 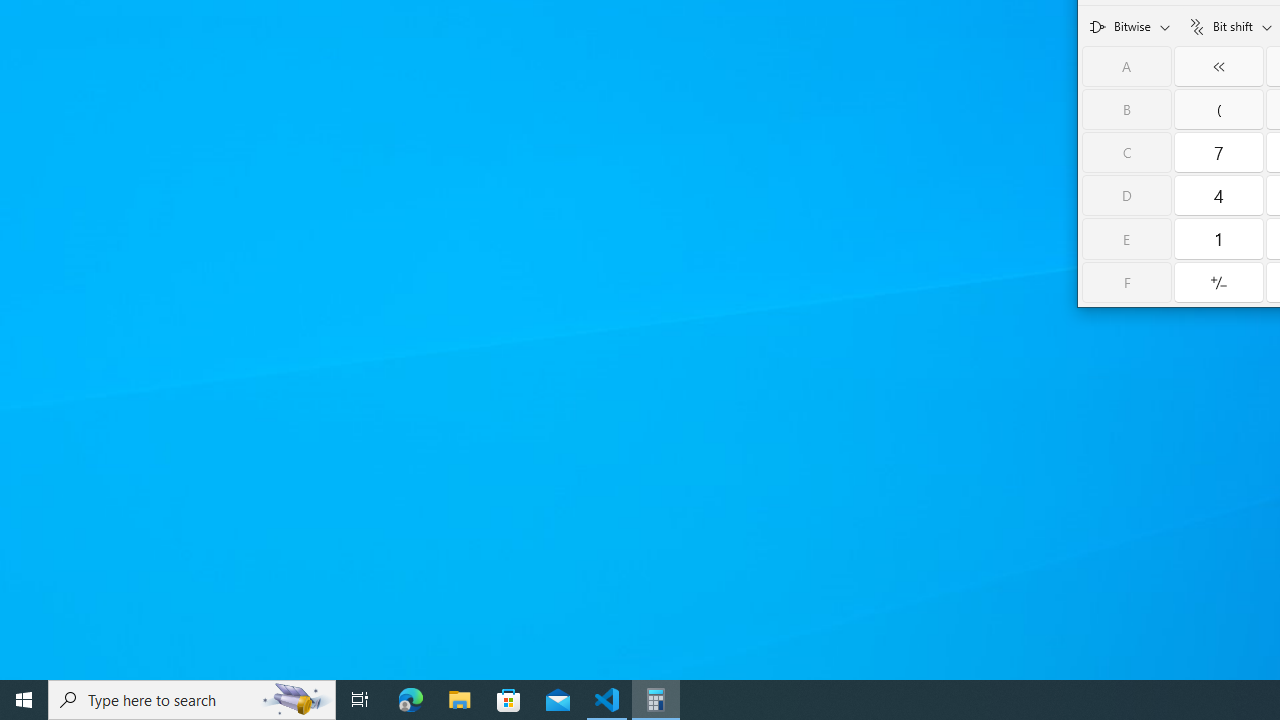 What do you see at coordinates (1218, 282) in the screenshot?
I see `'Positive negative'` at bounding box center [1218, 282].